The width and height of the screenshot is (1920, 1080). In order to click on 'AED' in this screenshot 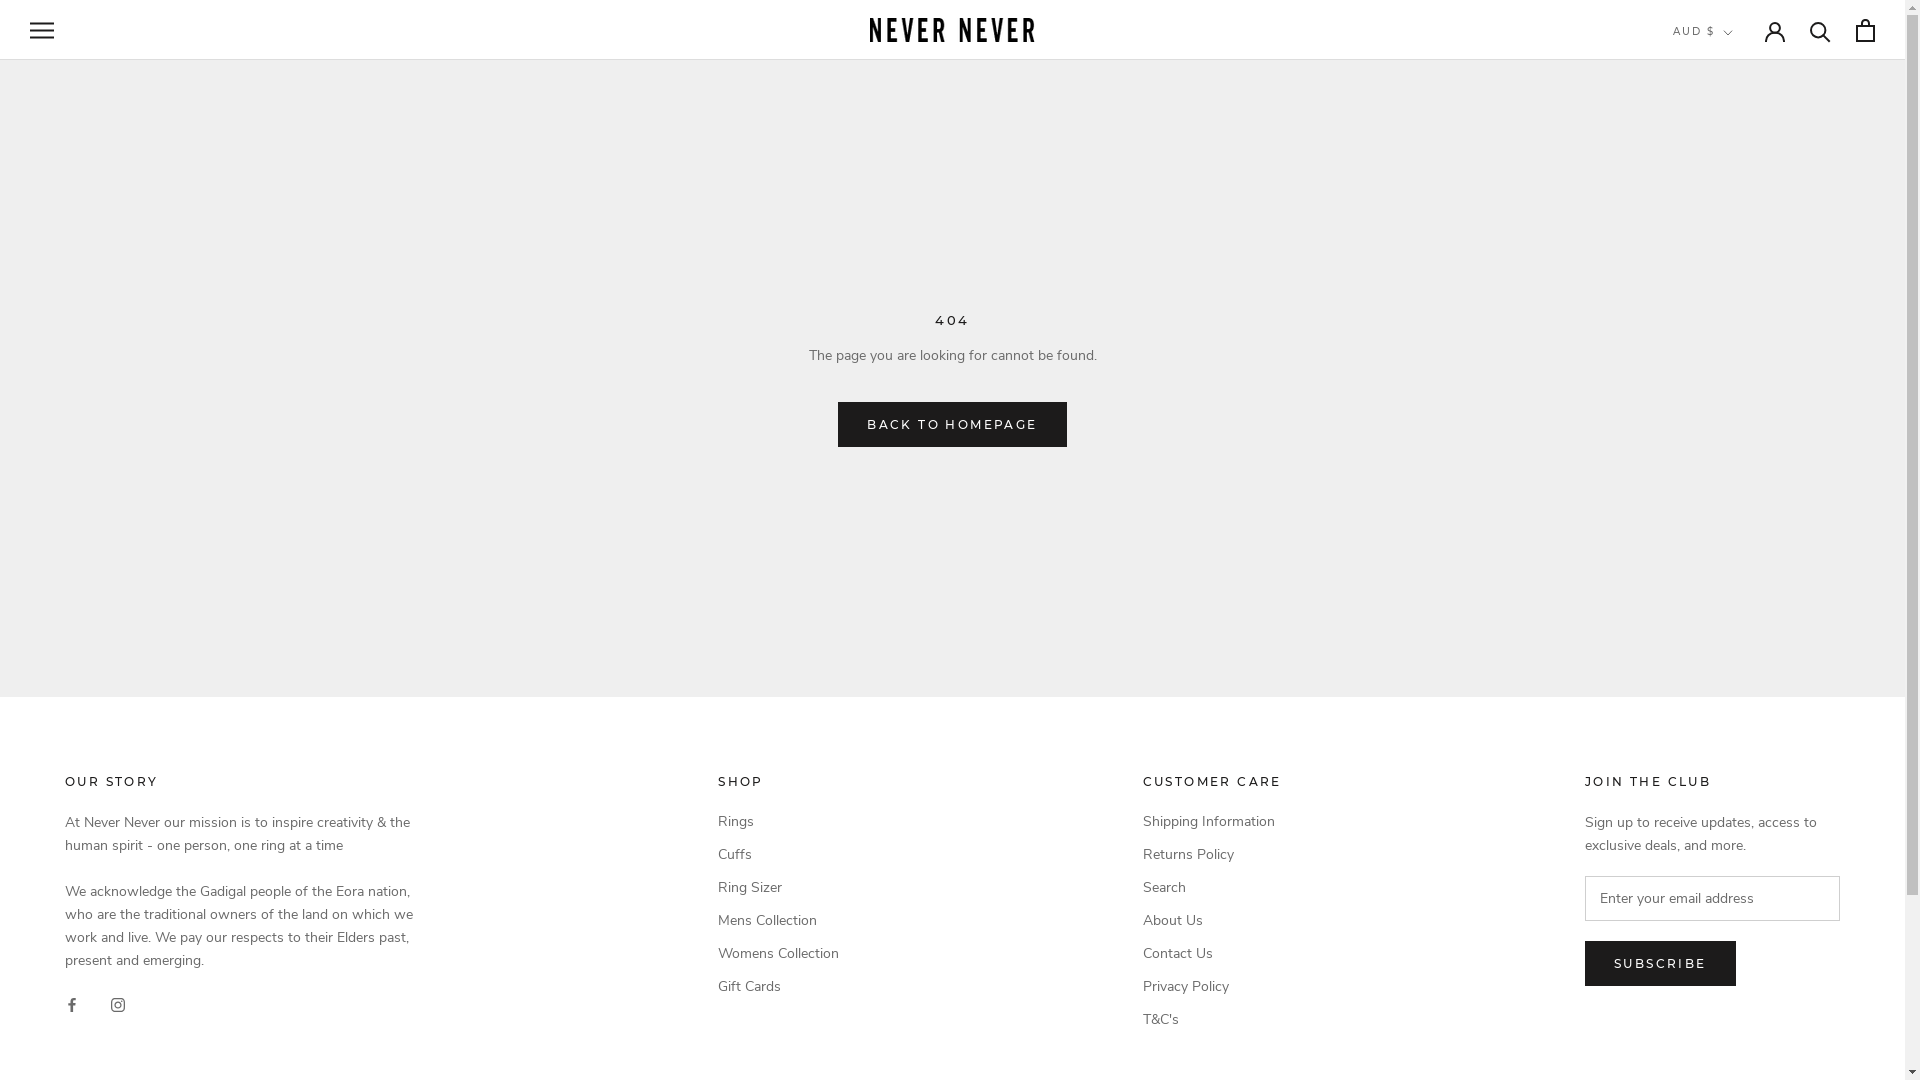, I will do `click(1736, 73)`.